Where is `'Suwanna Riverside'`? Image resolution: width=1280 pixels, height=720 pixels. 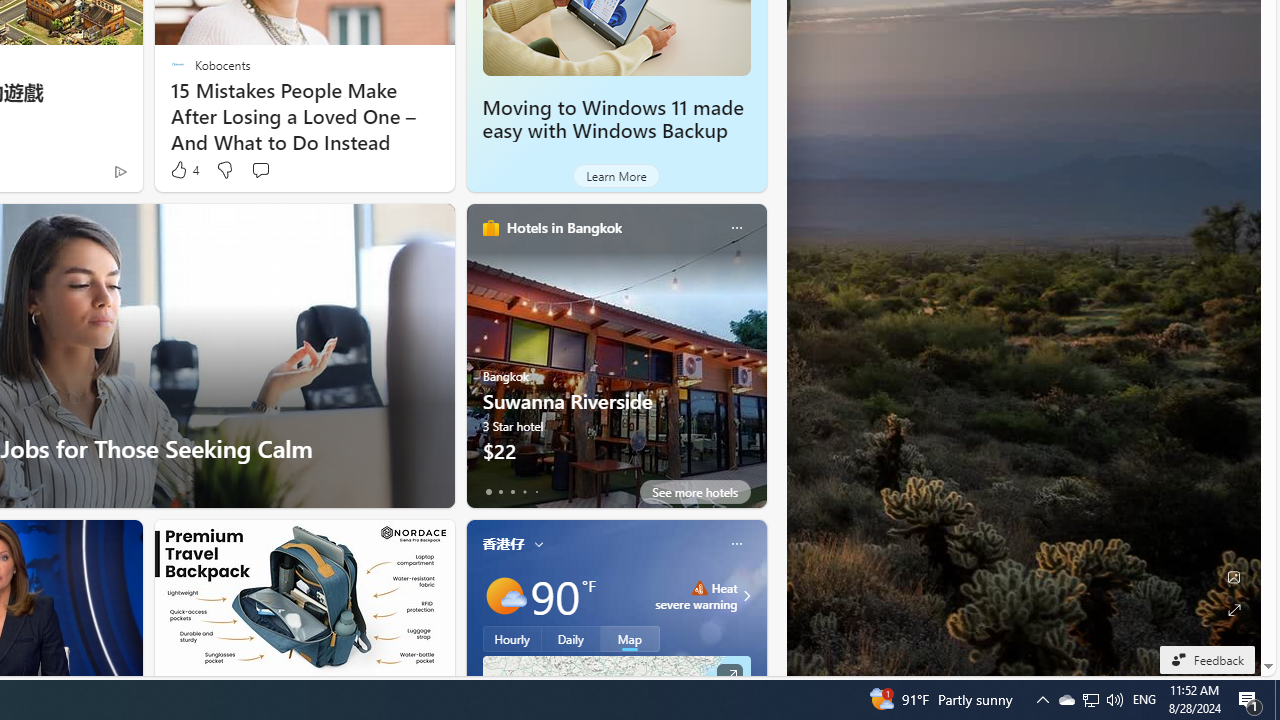 'Suwanna Riverside' is located at coordinates (615, 363).